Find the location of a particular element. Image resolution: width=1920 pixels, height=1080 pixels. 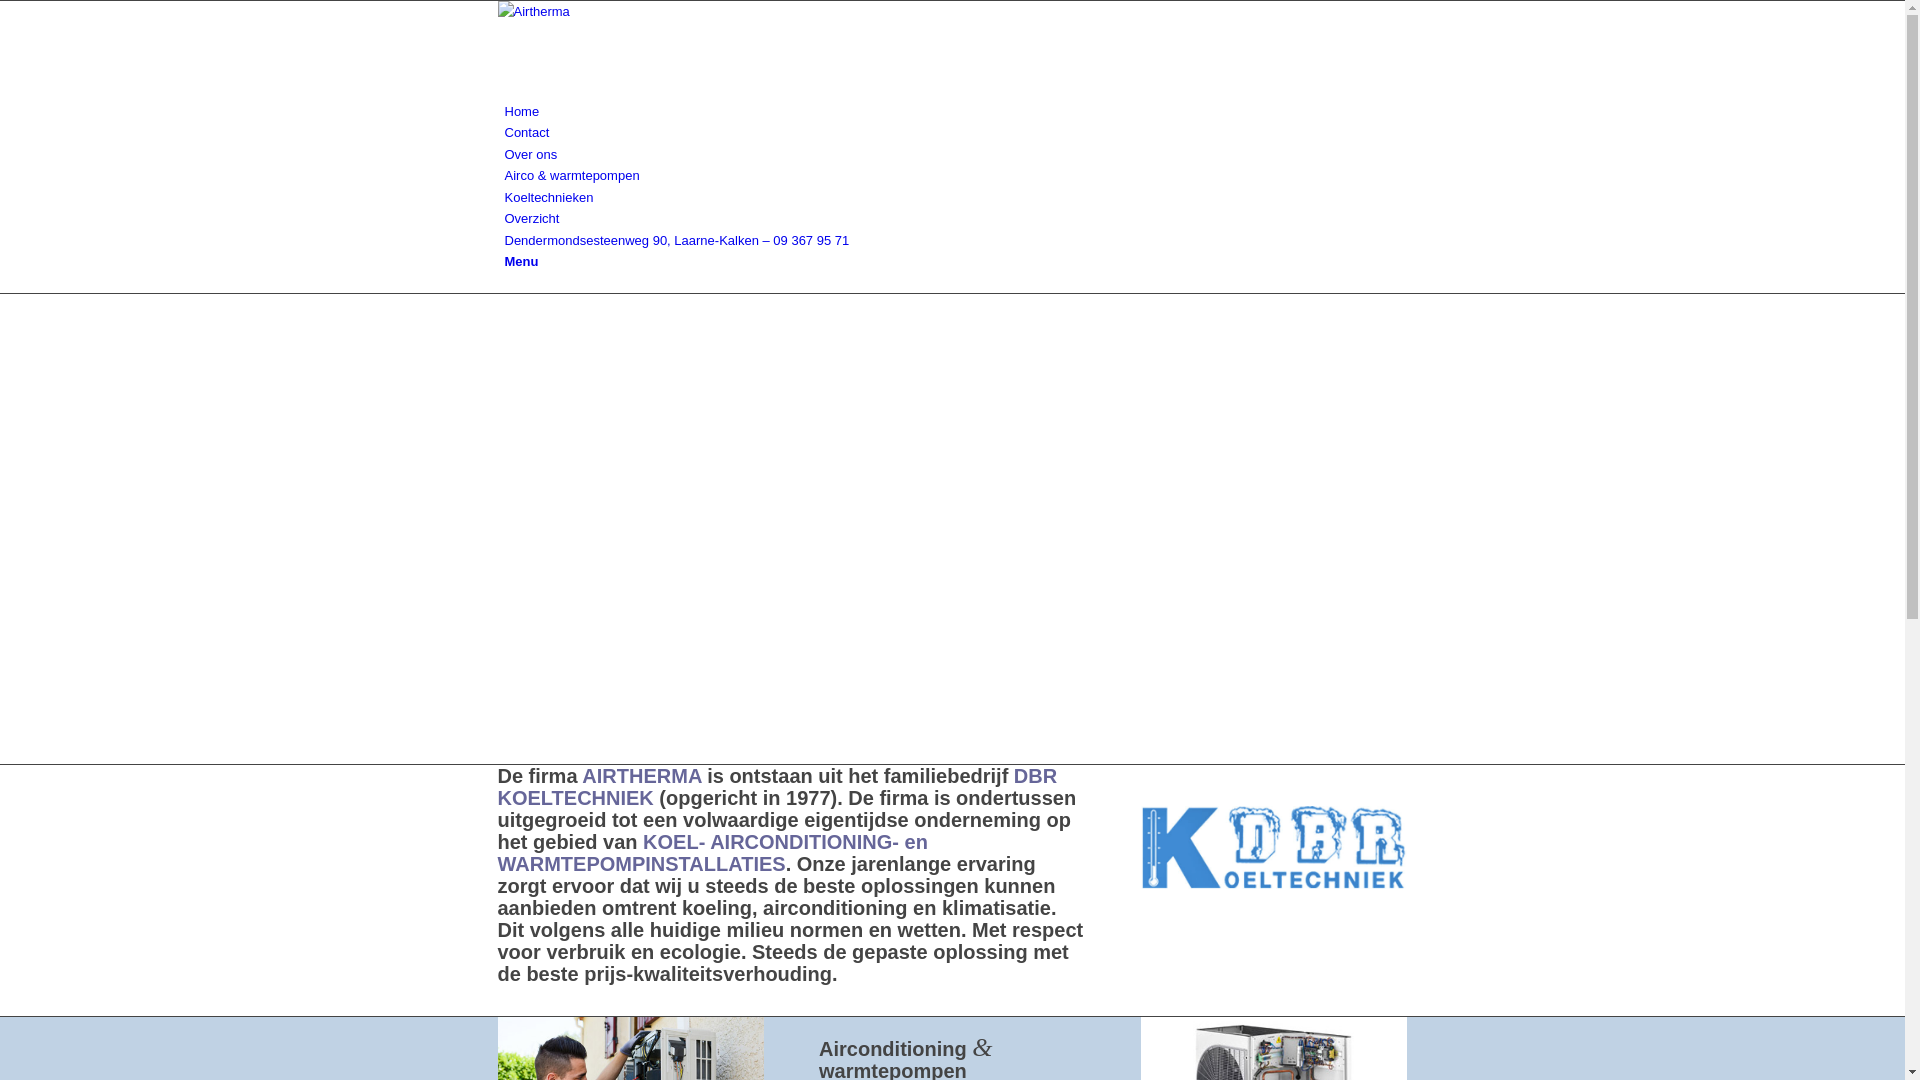

'dbr' is located at coordinates (1141, 847).